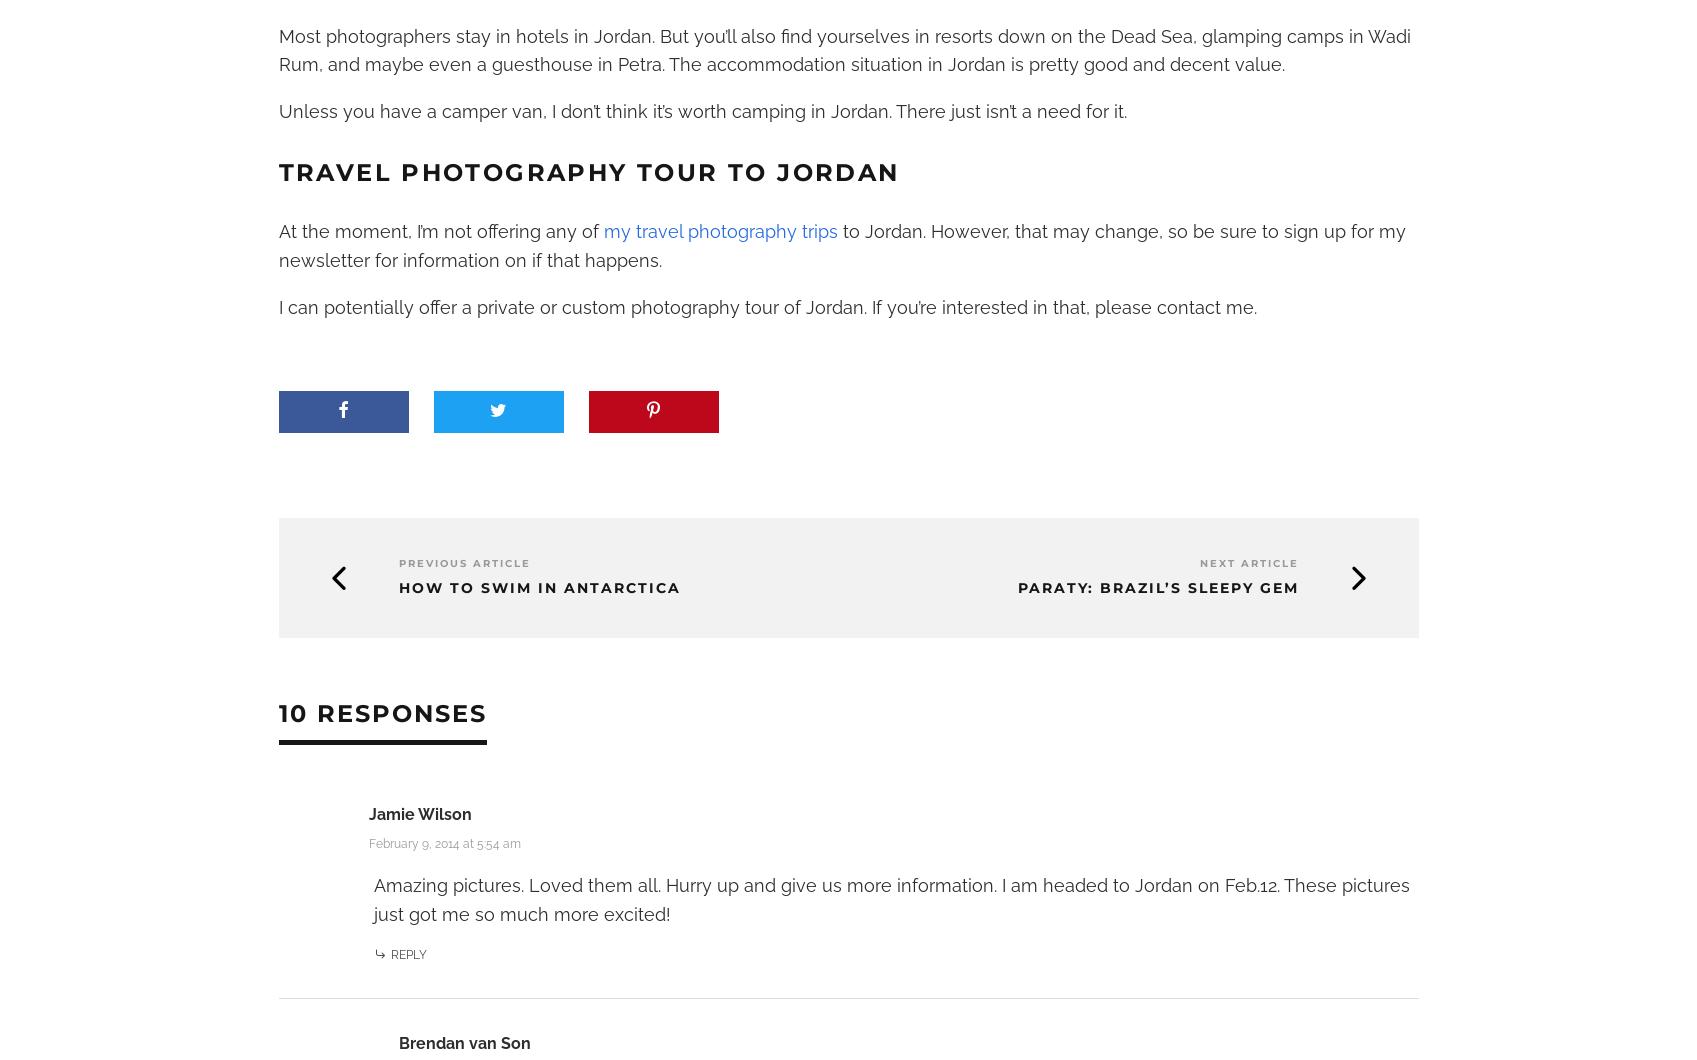 The width and height of the screenshot is (1697, 1060). What do you see at coordinates (418, 813) in the screenshot?
I see `'Jamie Wilson'` at bounding box center [418, 813].